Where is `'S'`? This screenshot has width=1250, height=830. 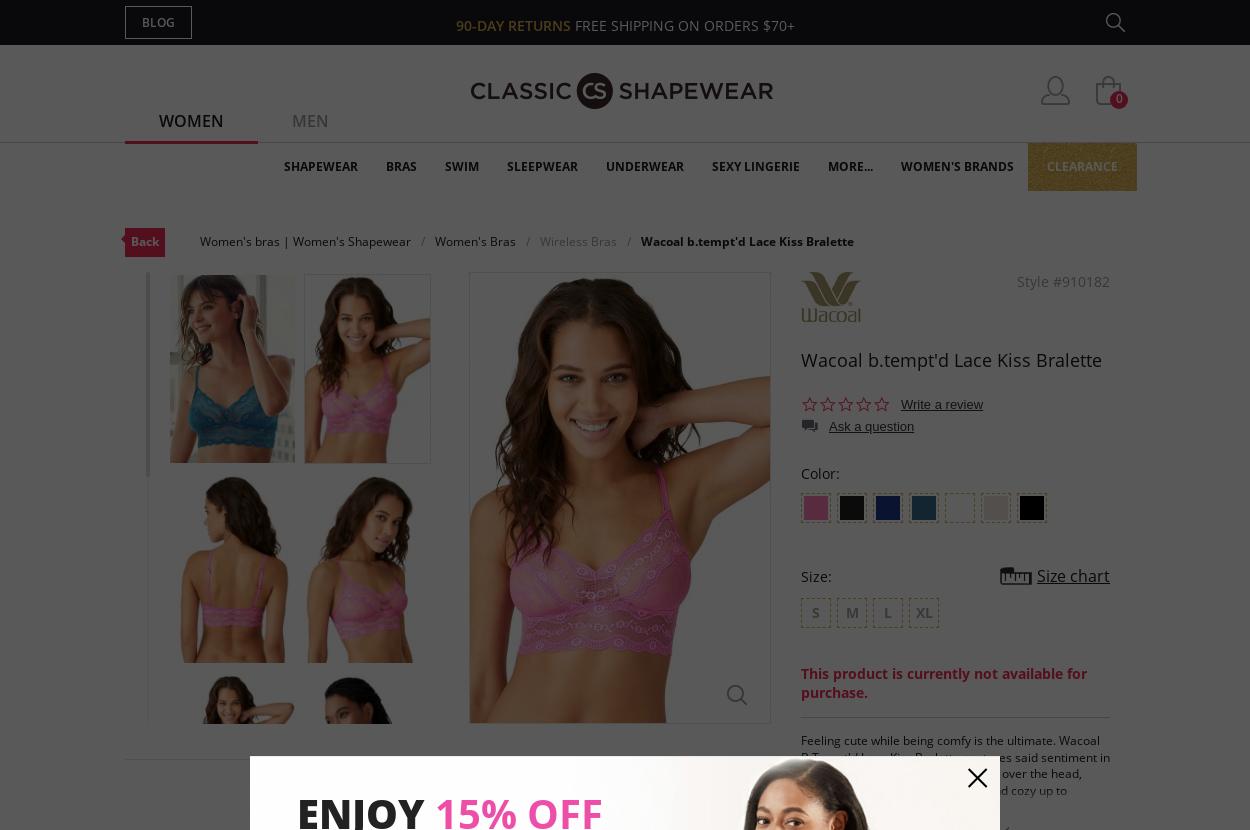
'S' is located at coordinates (815, 611).